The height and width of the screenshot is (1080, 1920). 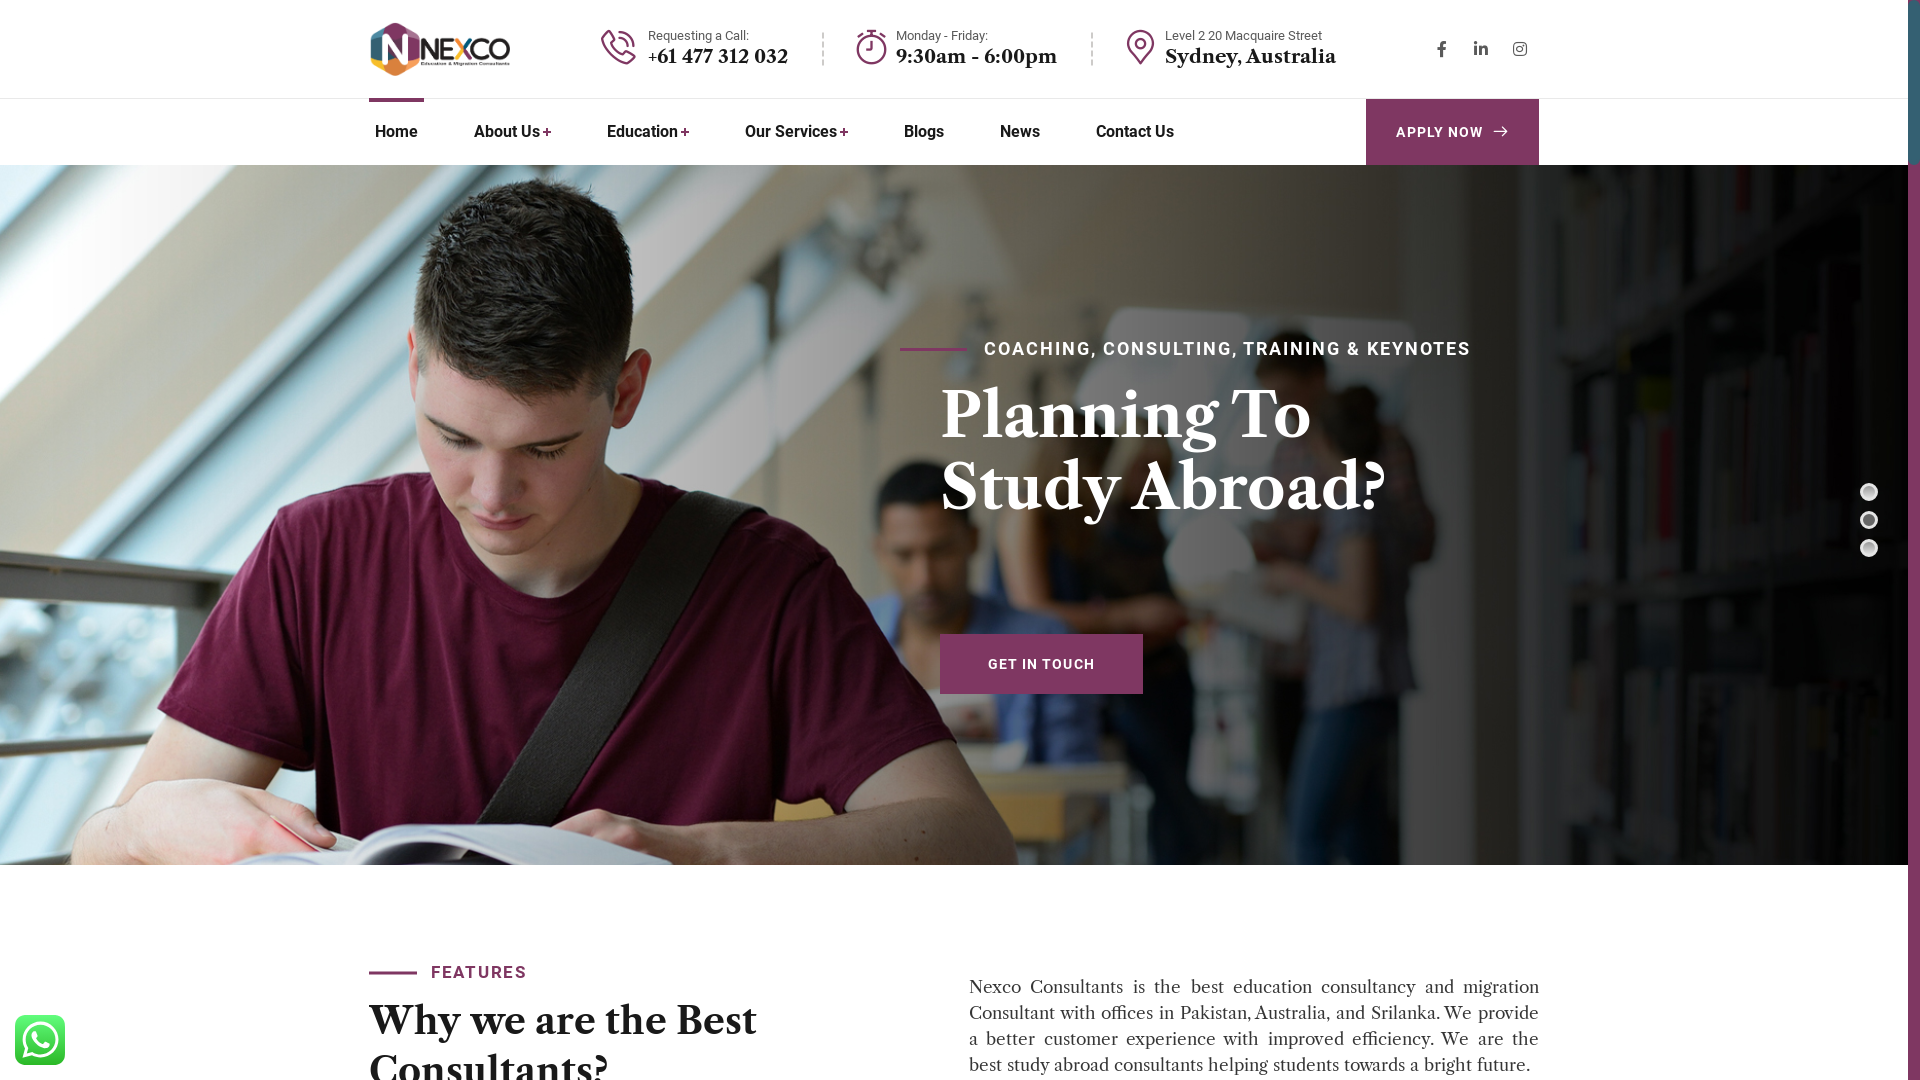 What do you see at coordinates (1134, 131) in the screenshot?
I see `'Contact Us'` at bounding box center [1134, 131].